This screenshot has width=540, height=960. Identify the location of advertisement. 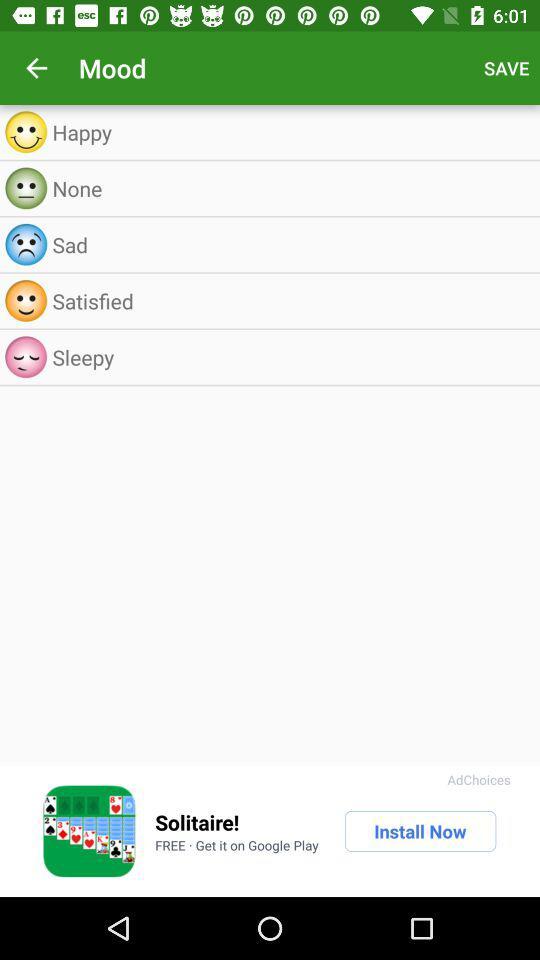
(88, 831).